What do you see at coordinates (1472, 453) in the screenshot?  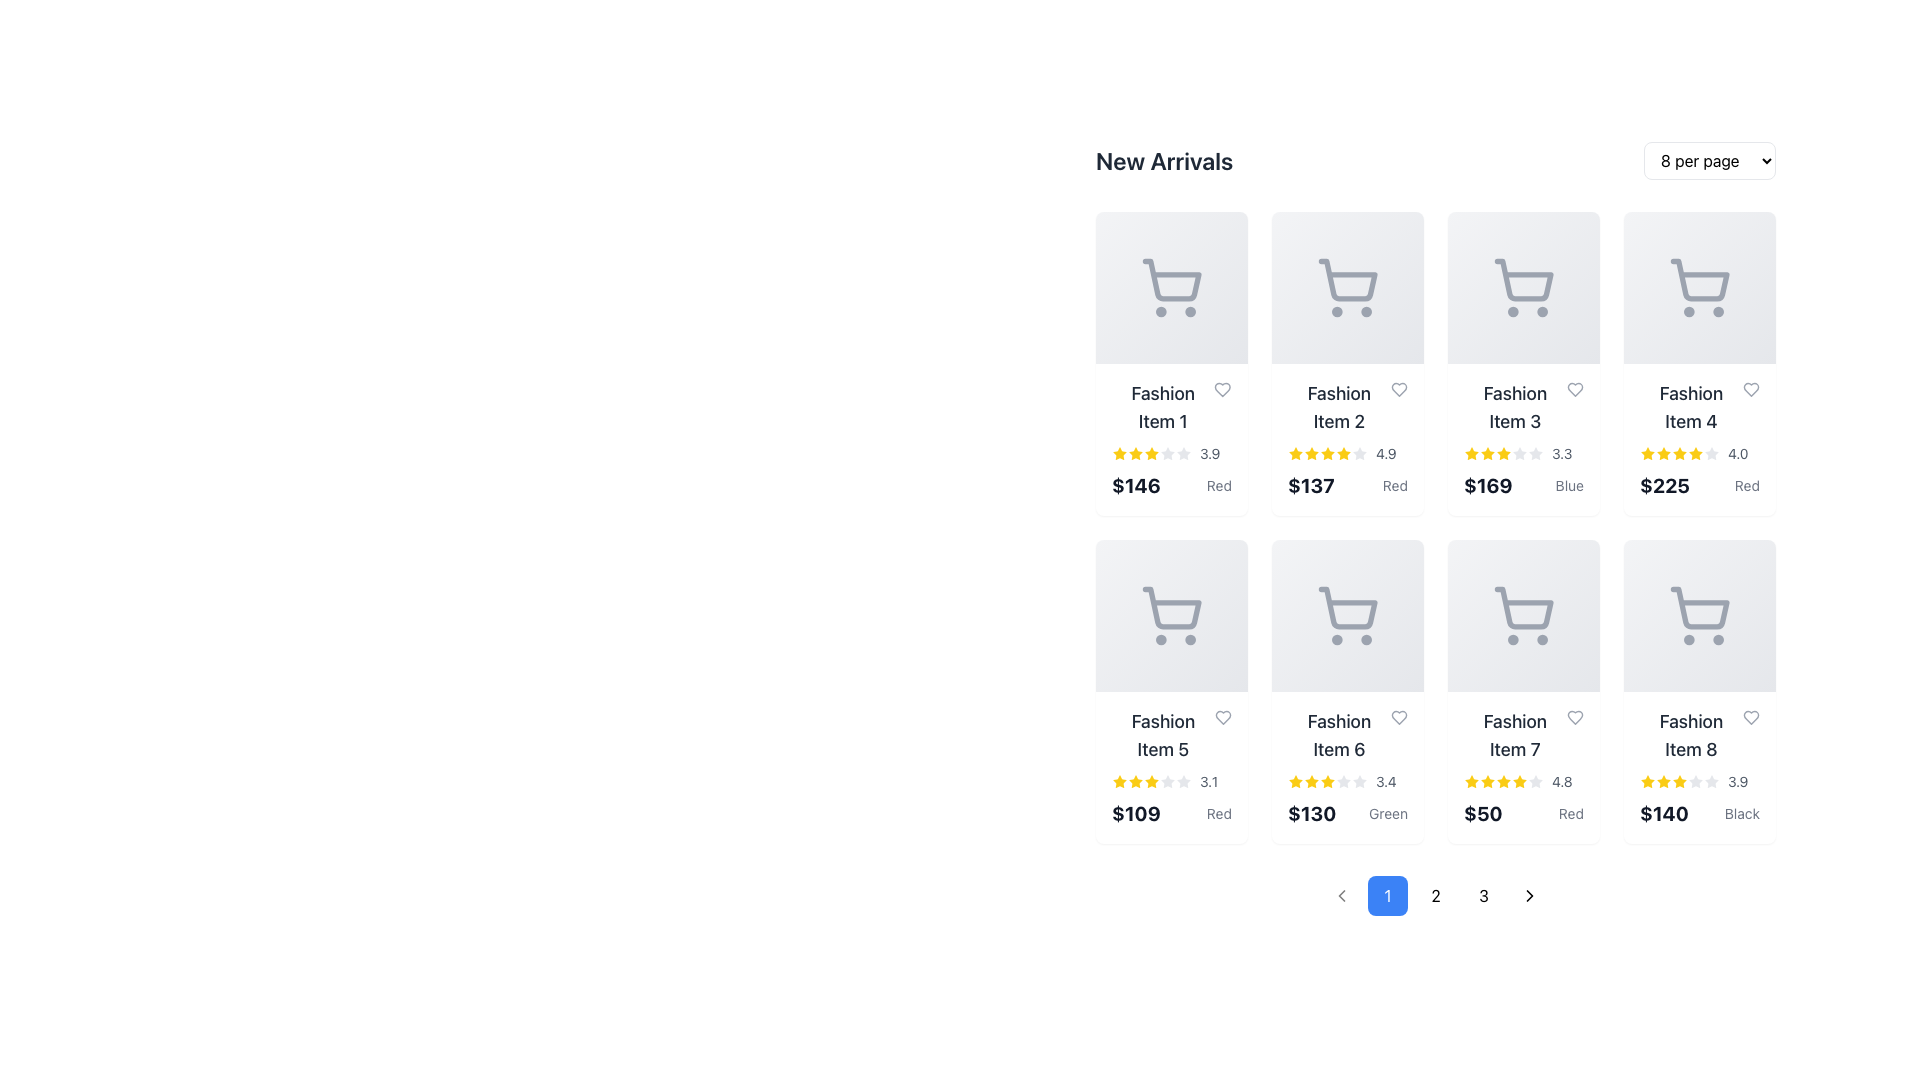 I see `the star icon representing a rating or favorite marker for the 'Fashion Item 1' card in the 'New Arrivals' section` at bounding box center [1472, 453].